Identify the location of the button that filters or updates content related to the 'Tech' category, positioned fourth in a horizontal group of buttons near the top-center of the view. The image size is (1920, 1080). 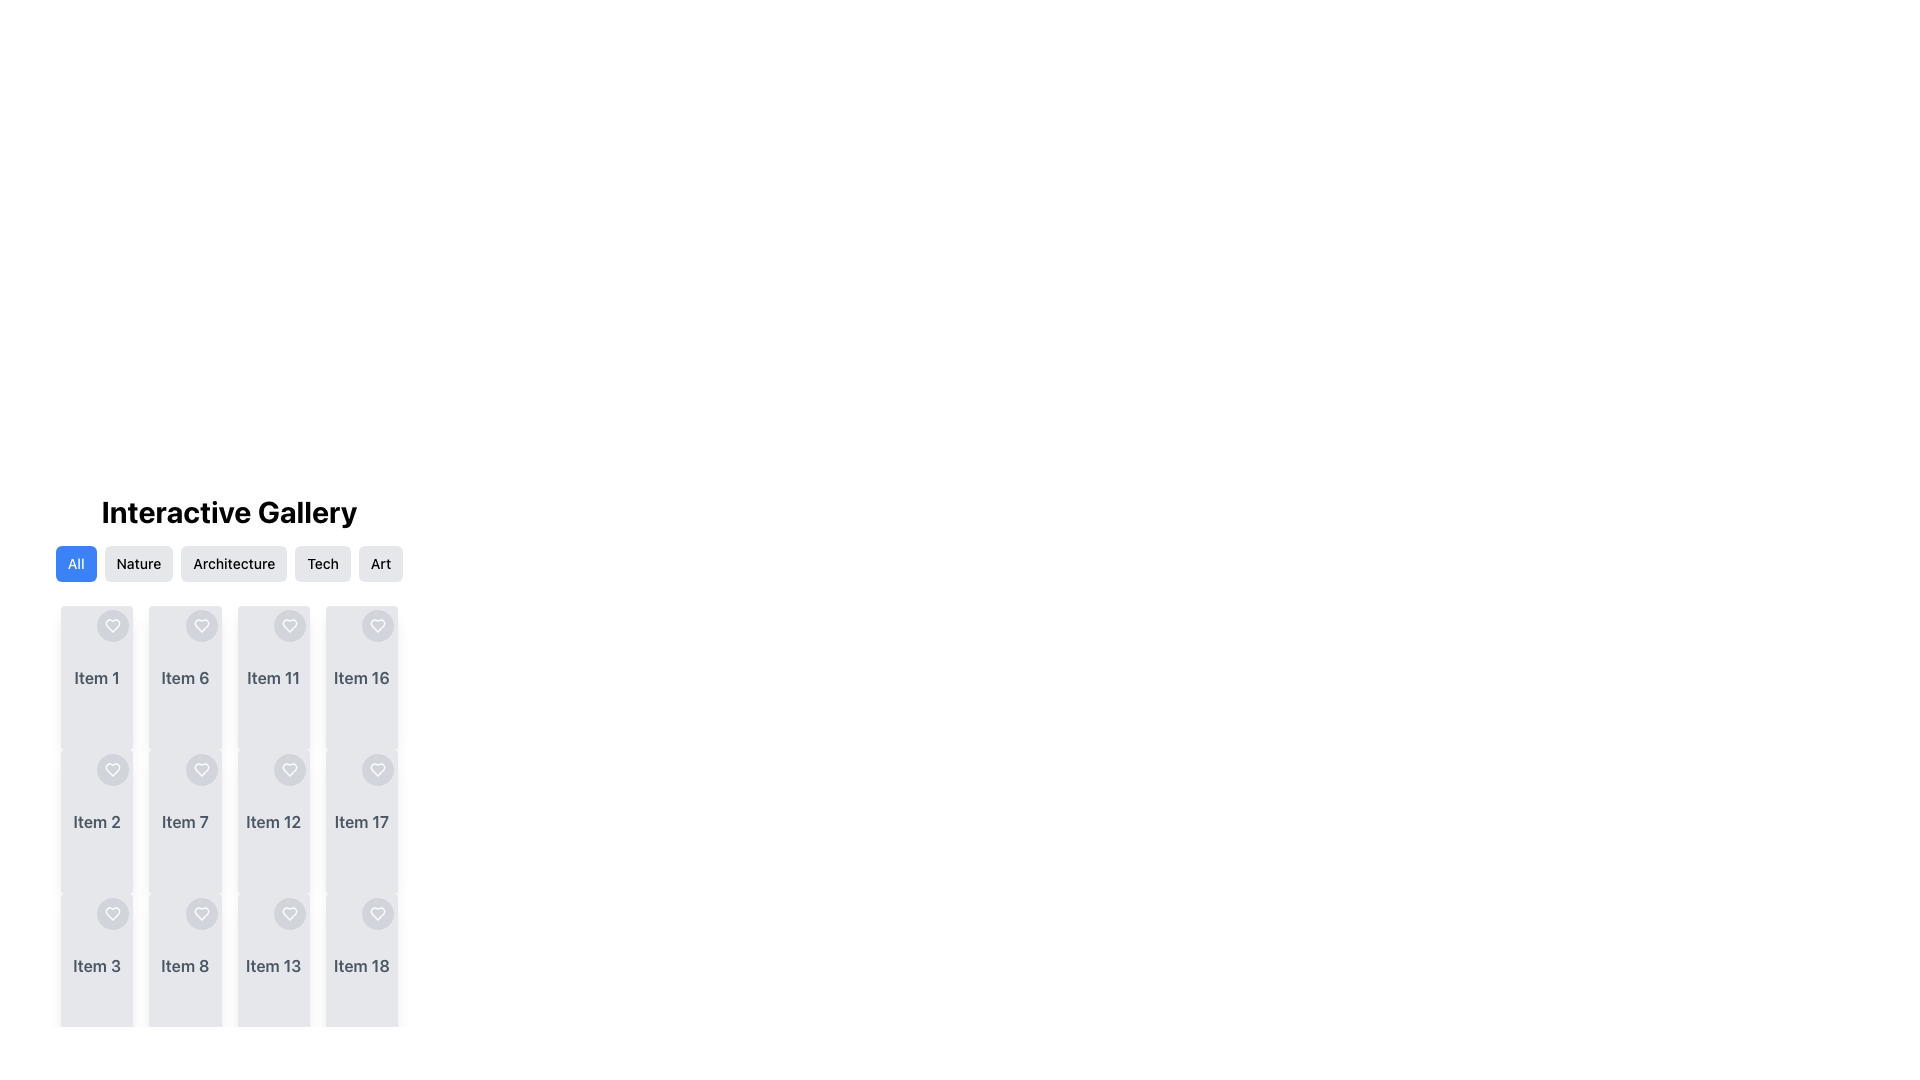
(323, 563).